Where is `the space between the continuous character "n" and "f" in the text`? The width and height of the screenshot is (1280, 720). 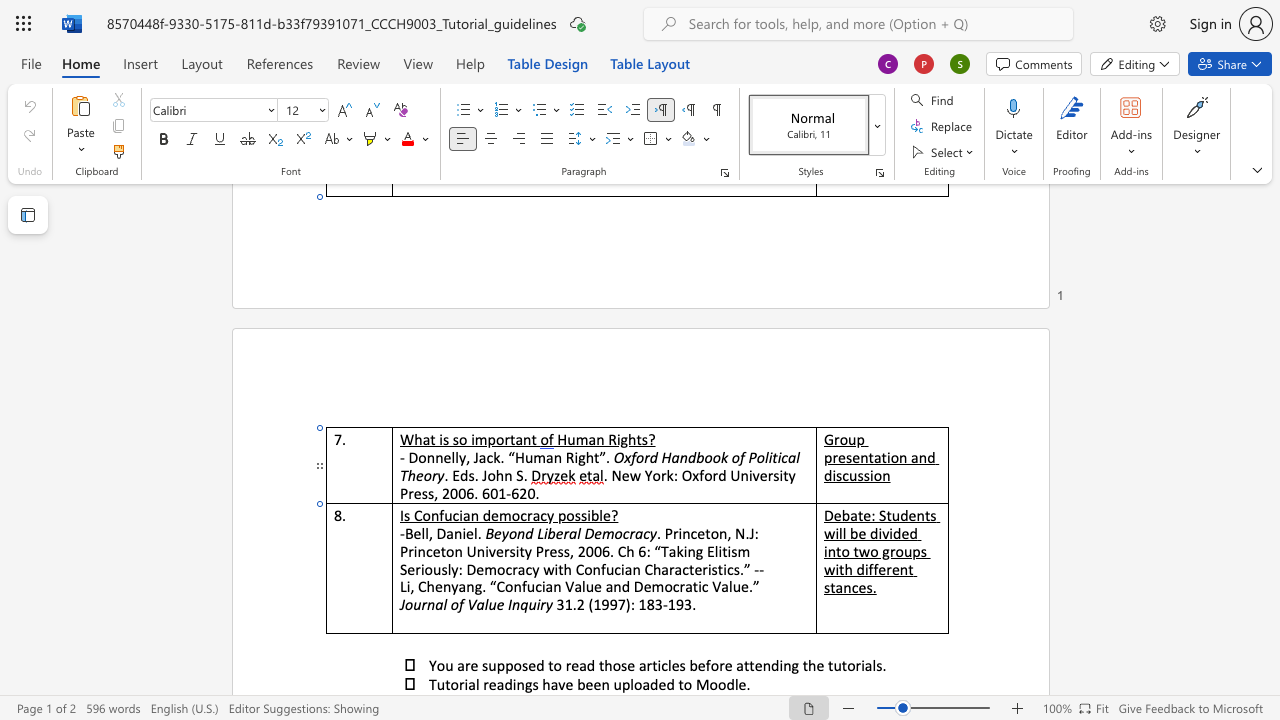 the space between the continuous character "n" and "f" in the text is located at coordinates (437, 514).